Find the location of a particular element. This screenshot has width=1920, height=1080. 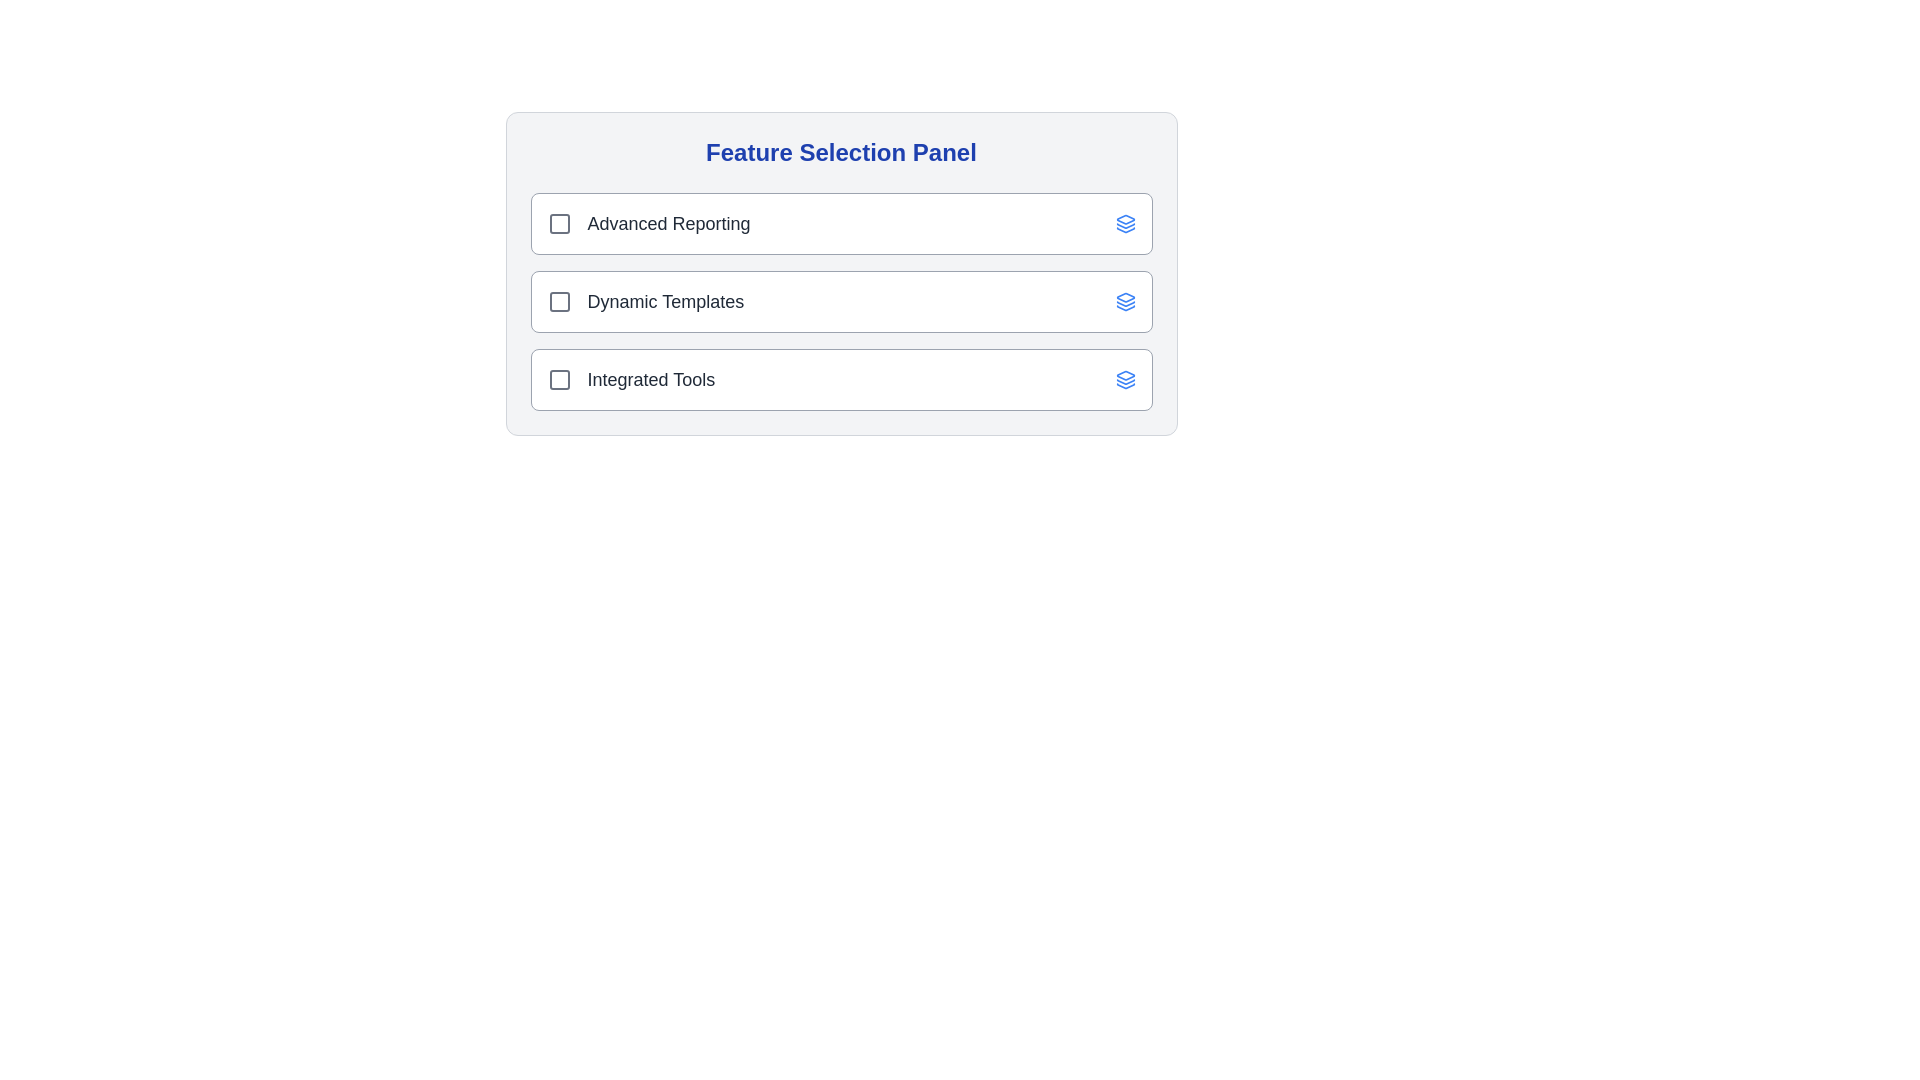

the 'Integrated Tools' option in the 'Feature Selection Panel' is located at coordinates (841, 380).